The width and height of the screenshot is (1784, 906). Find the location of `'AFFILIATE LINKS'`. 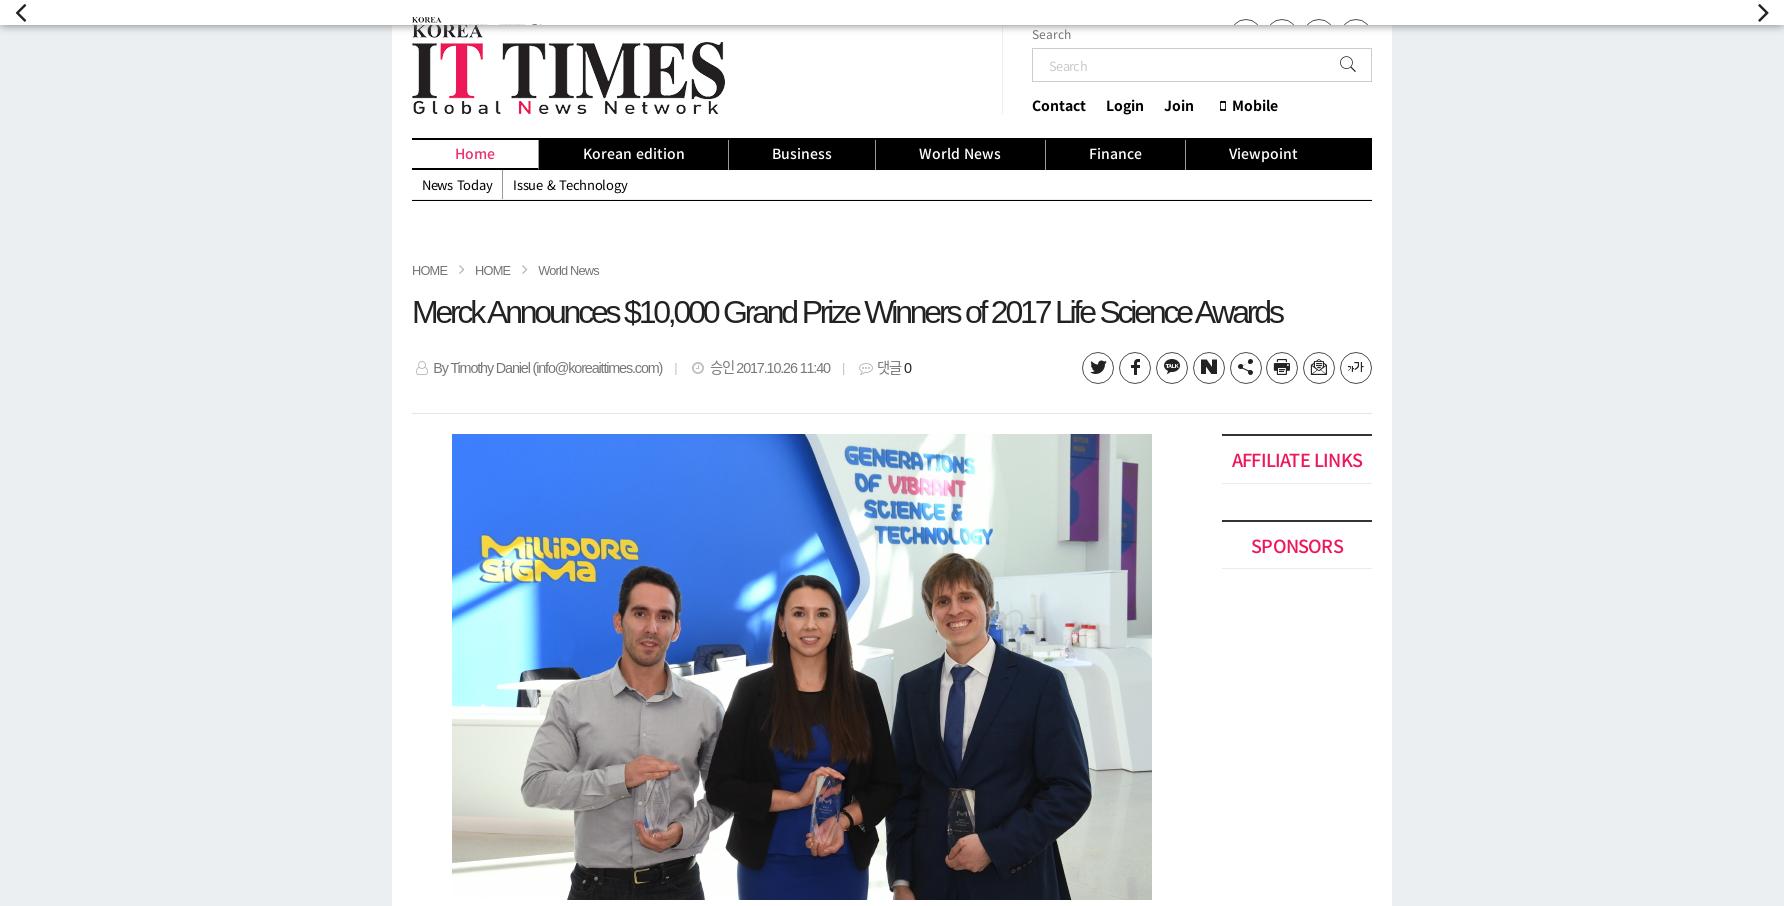

'AFFILIATE LINKS' is located at coordinates (1295, 457).